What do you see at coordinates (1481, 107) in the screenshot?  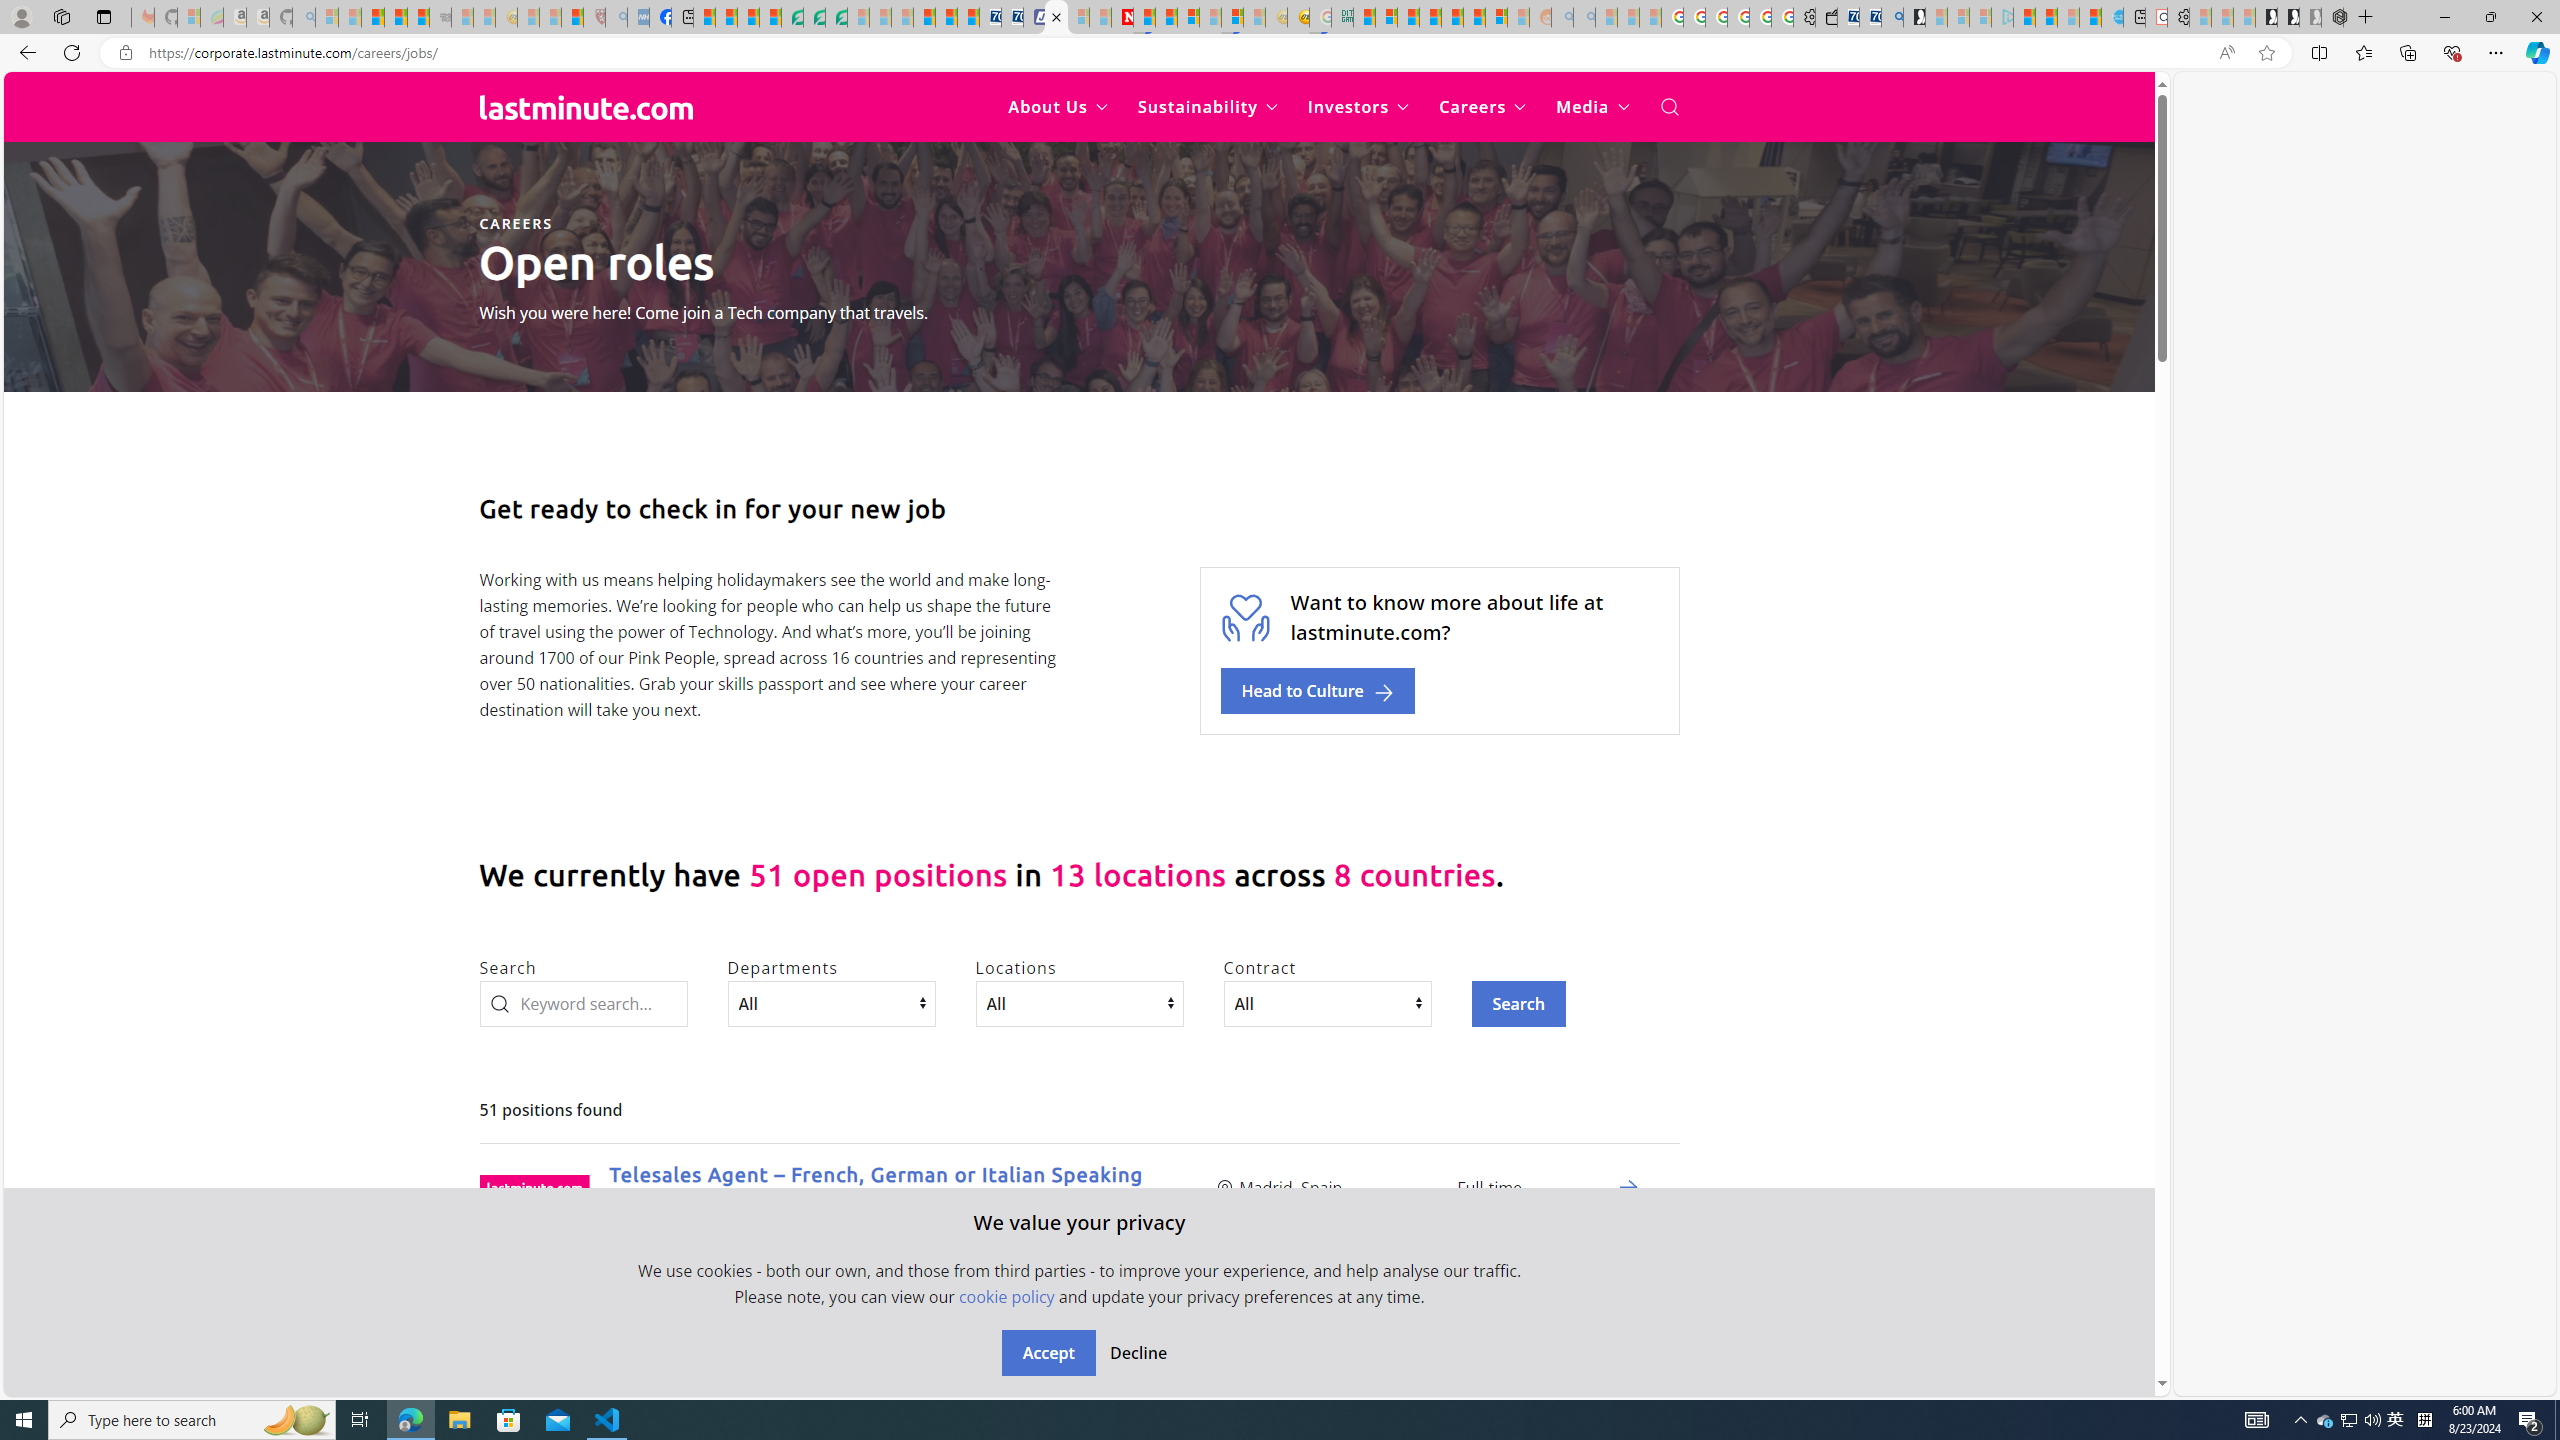 I see `'Careers'` at bounding box center [1481, 107].